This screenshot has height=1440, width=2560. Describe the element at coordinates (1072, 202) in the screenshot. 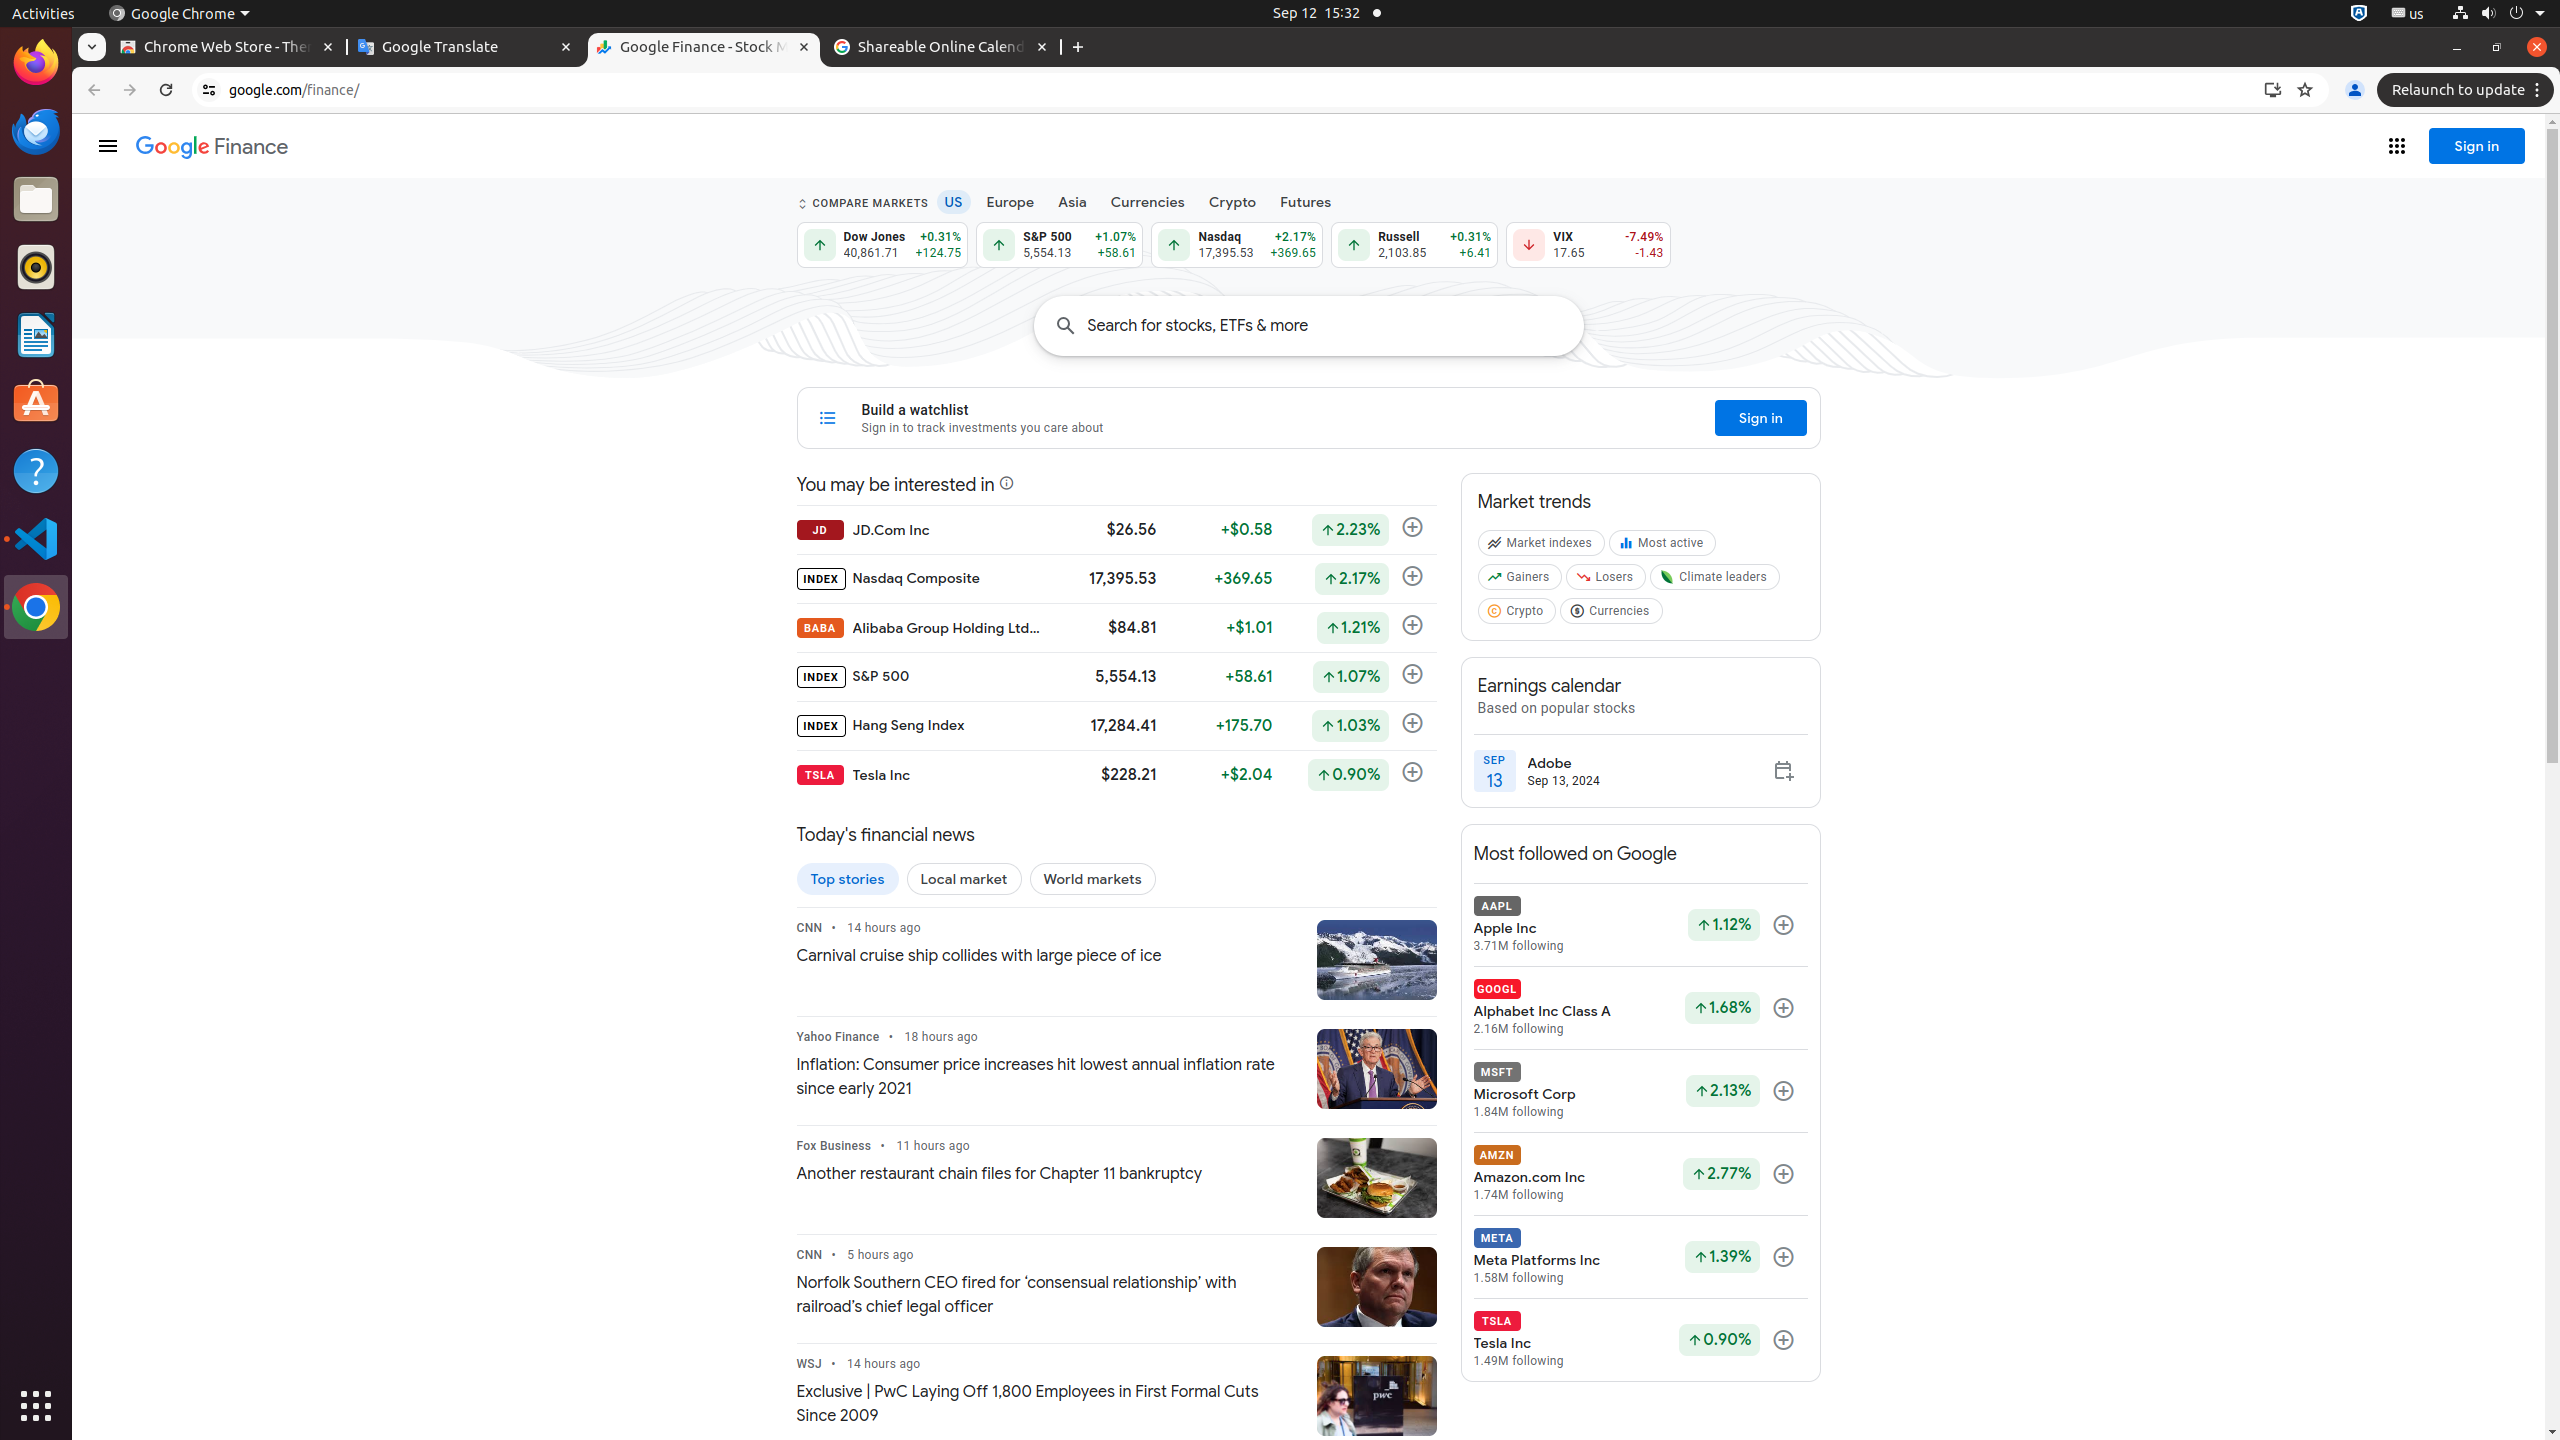

I see `'Asia'` at that location.